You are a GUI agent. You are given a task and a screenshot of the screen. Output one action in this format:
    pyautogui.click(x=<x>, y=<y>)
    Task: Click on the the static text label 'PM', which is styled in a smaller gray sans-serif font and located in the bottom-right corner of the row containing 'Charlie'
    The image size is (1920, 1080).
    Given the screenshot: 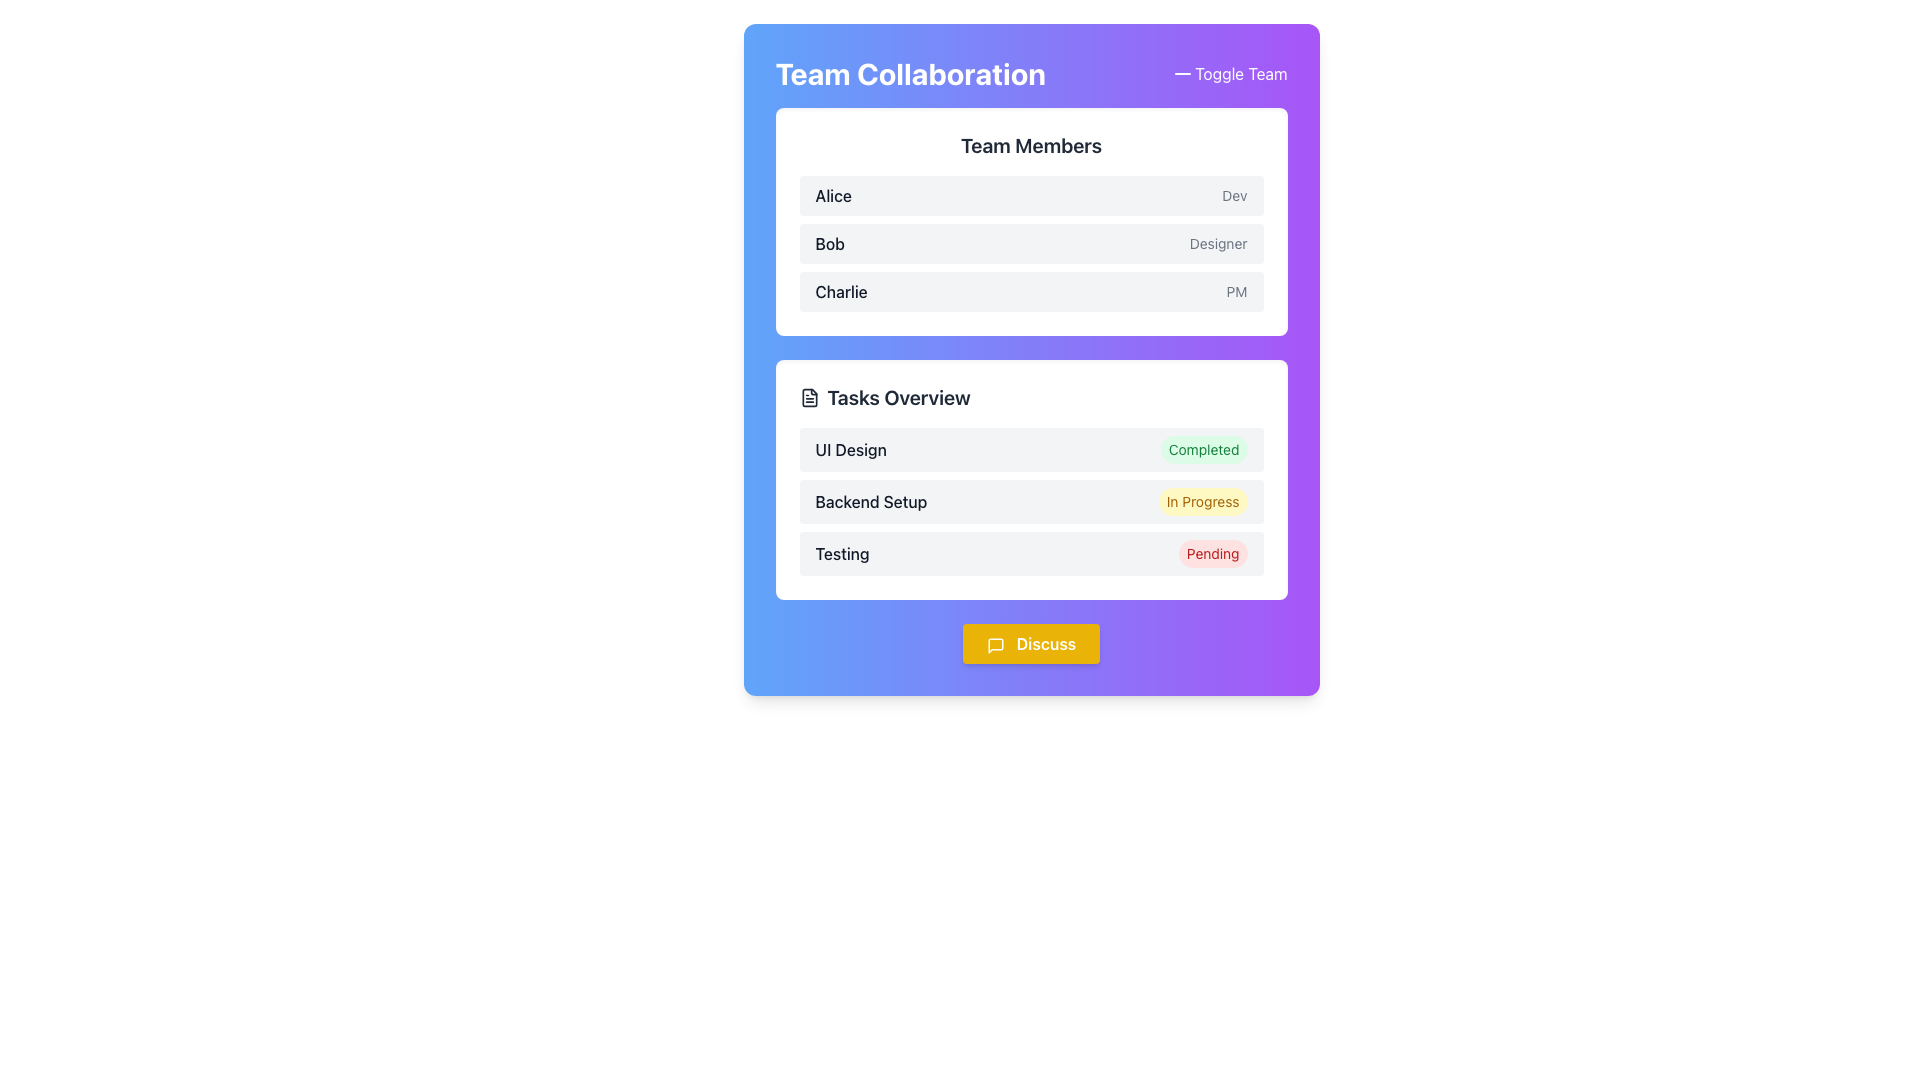 What is the action you would take?
    pyautogui.click(x=1236, y=292)
    